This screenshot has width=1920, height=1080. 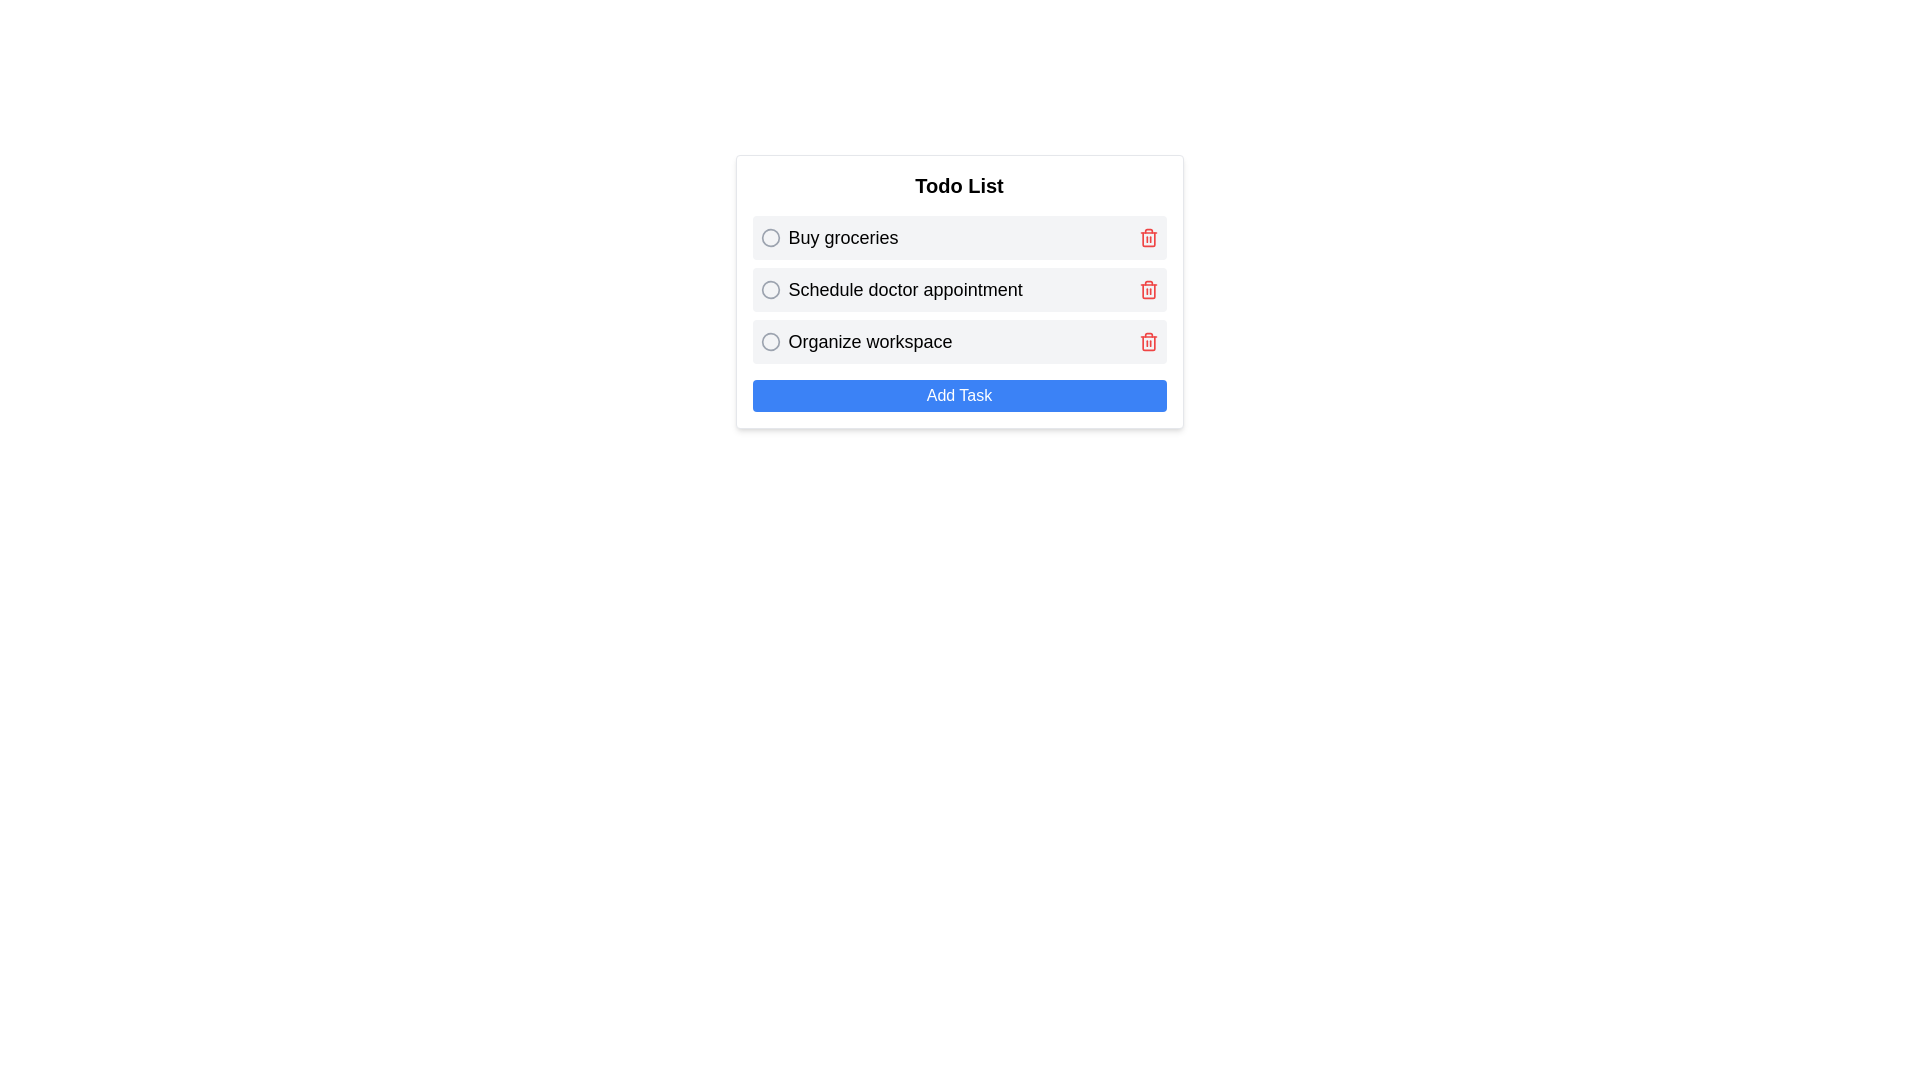 I want to click on the circular checkbox that is the third in the vertical list, located to the left of the 'Organize workspace' text, so click(x=769, y=341).